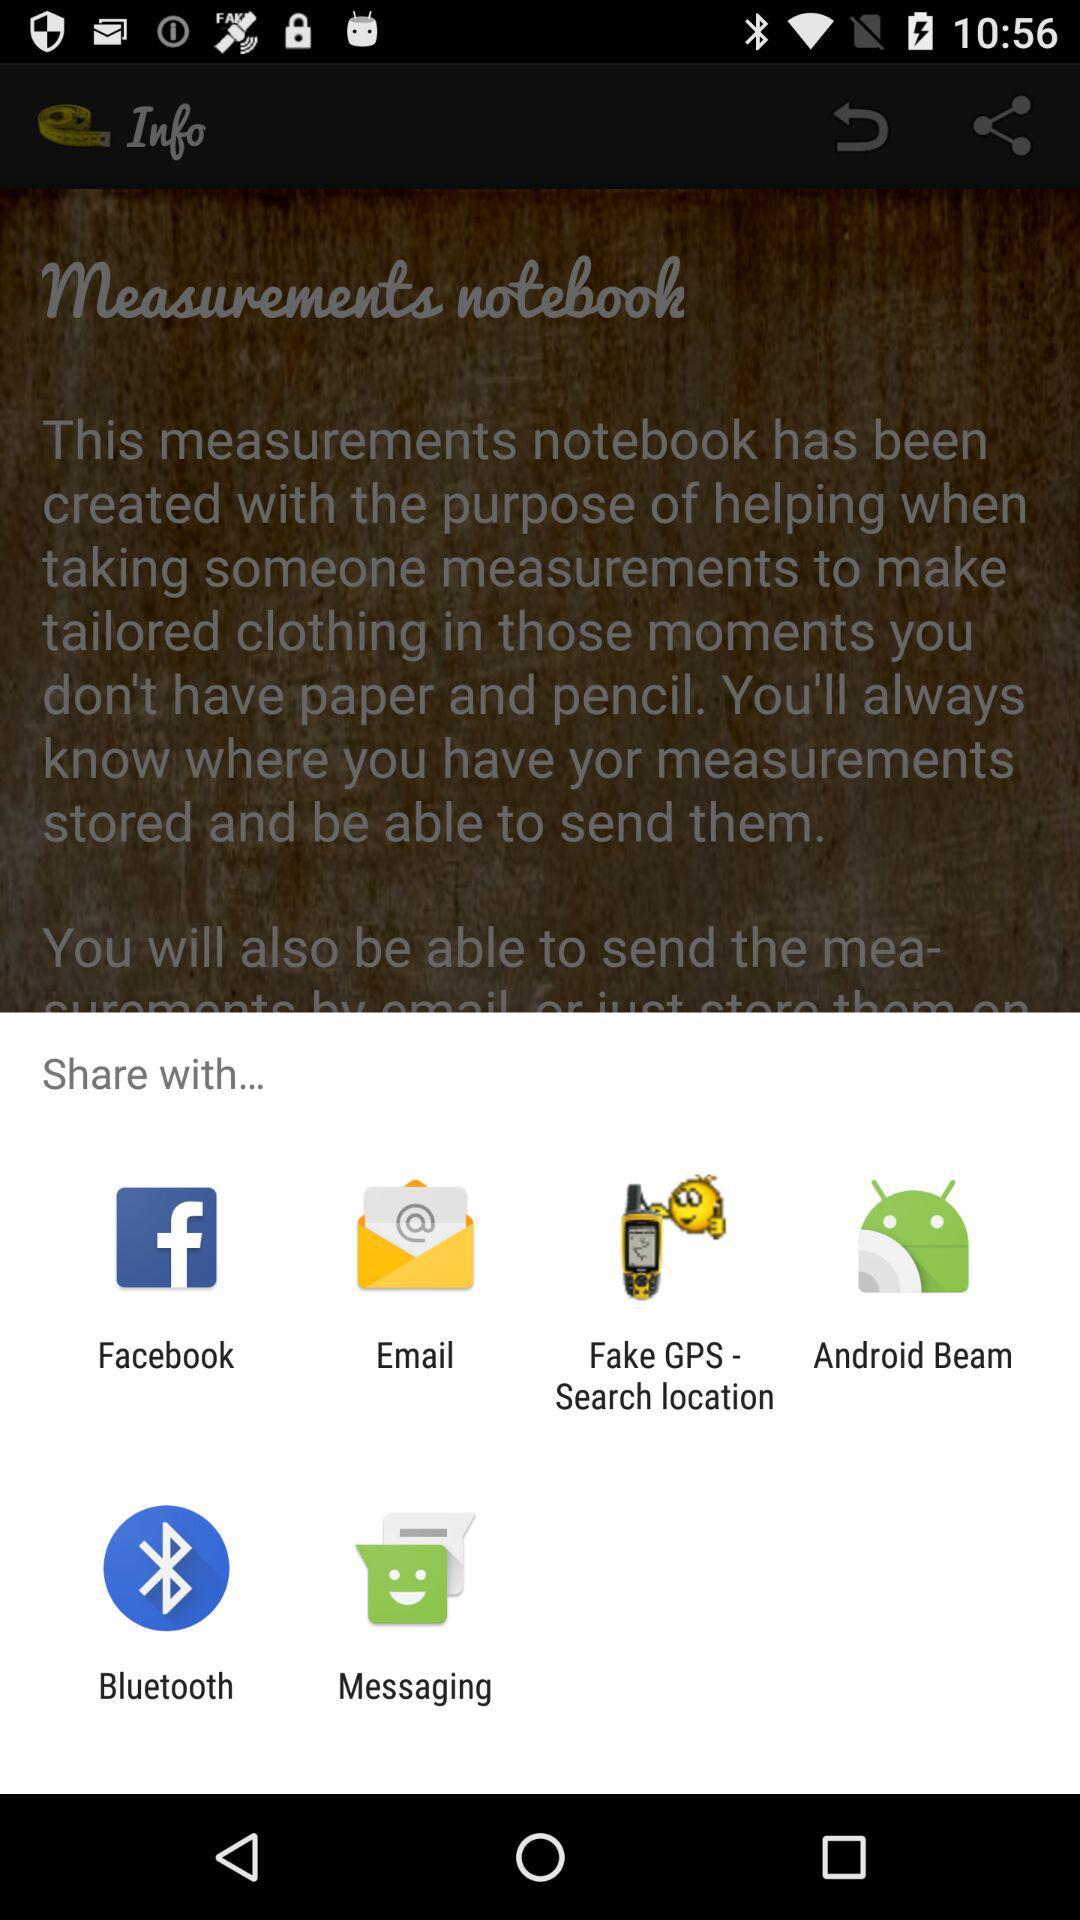 This screenshot has width=1080, height=1920. Describe the element at coordinates (165, 1374) in the screenshot. I see `the app to the left of email app` at that location.